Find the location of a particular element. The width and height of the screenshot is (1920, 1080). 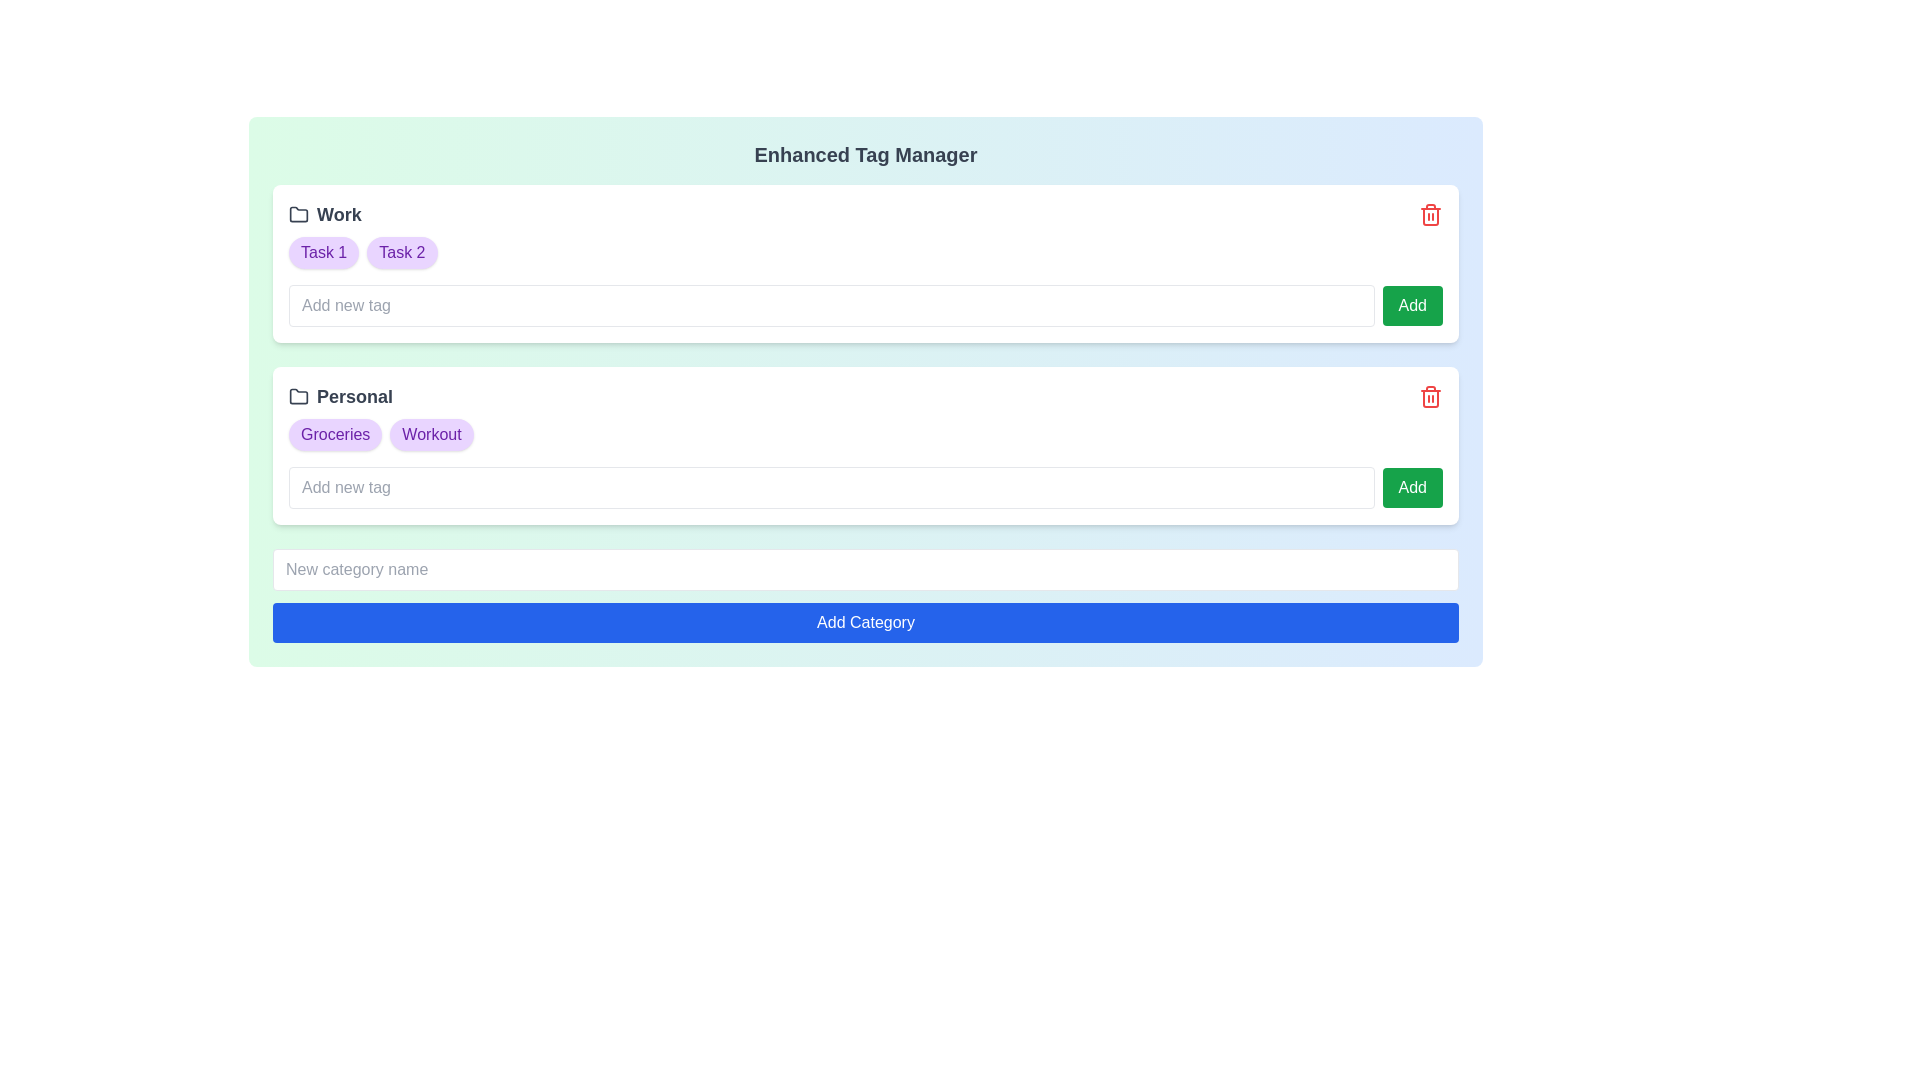

the pill-shaped label with the text 'Task 2', which has a purple background and is located in the 'Work' section beneath the 'Work' header is located at coordinates (401, 252).